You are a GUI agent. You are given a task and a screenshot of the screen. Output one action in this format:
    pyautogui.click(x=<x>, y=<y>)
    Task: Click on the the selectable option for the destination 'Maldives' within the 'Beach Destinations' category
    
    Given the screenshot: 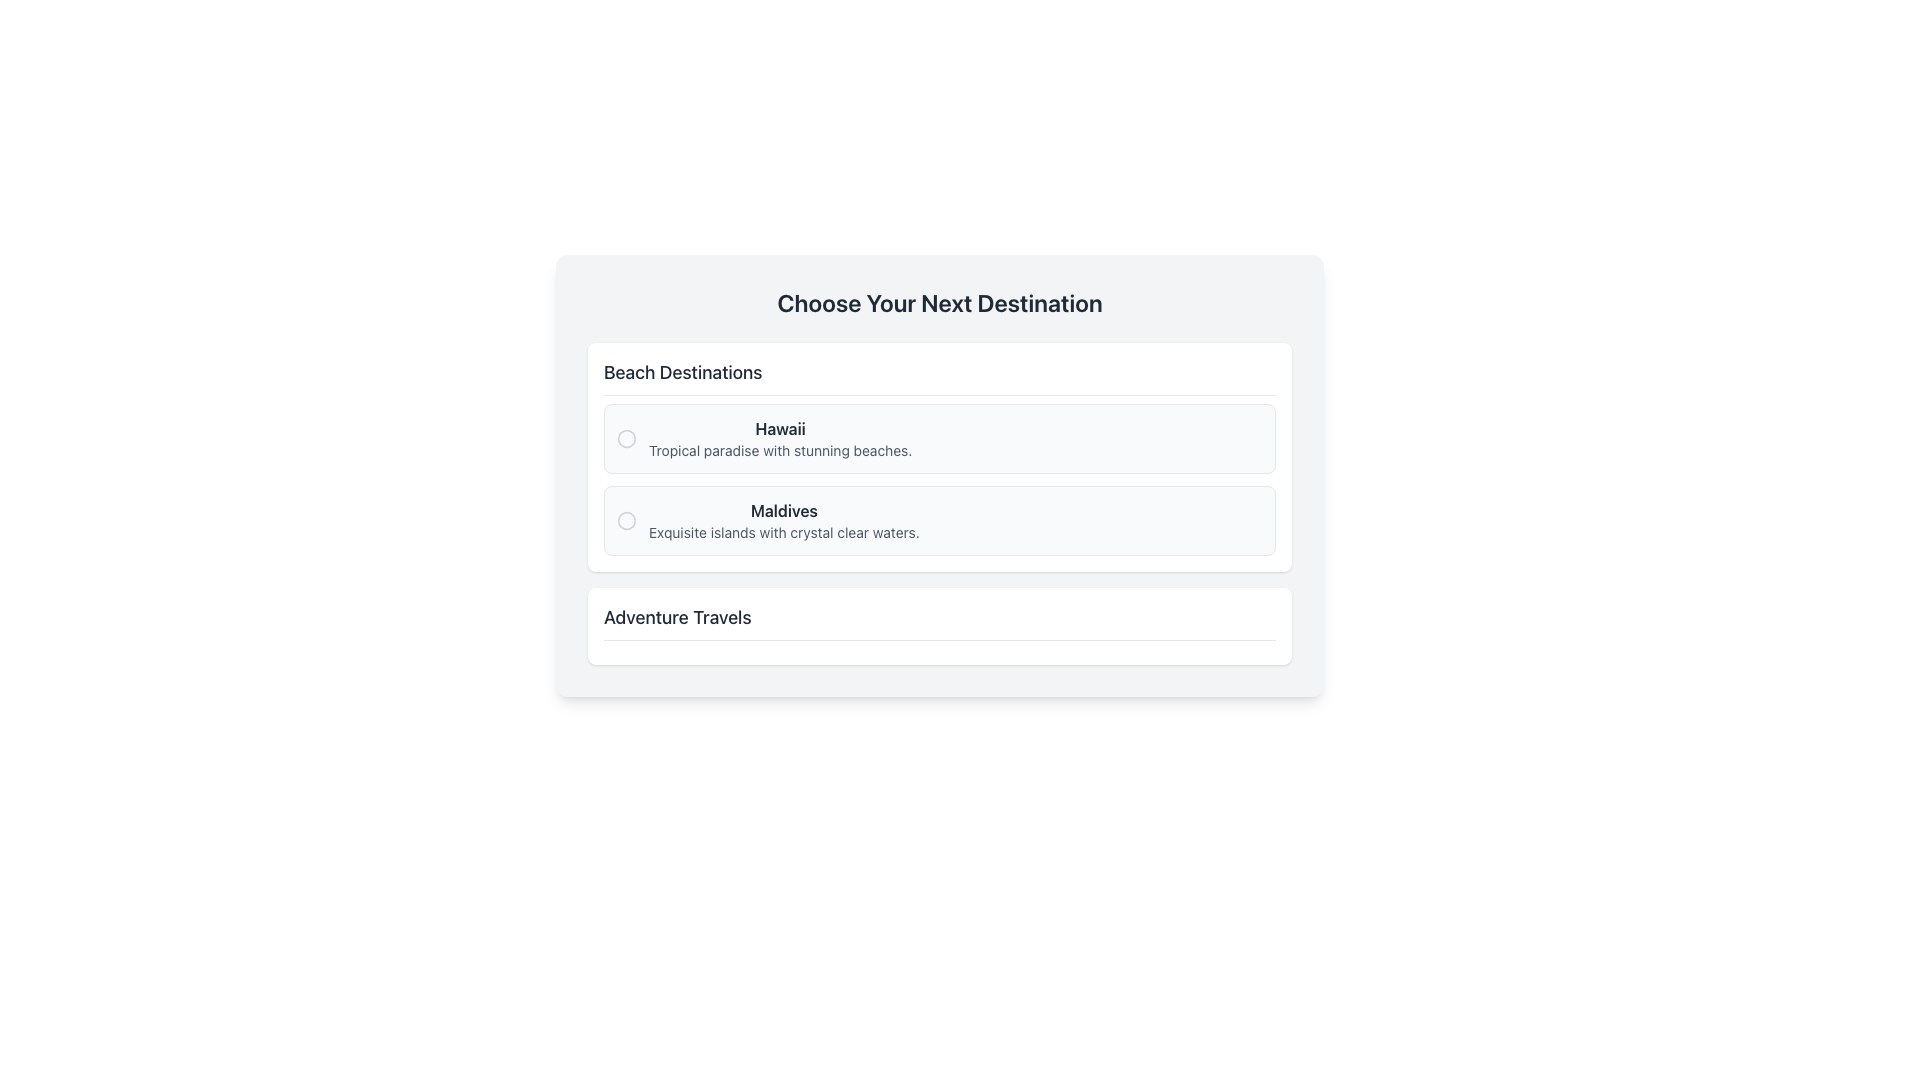 What is the action you would take?
    pyautogui.click(x=783, y=519)
    